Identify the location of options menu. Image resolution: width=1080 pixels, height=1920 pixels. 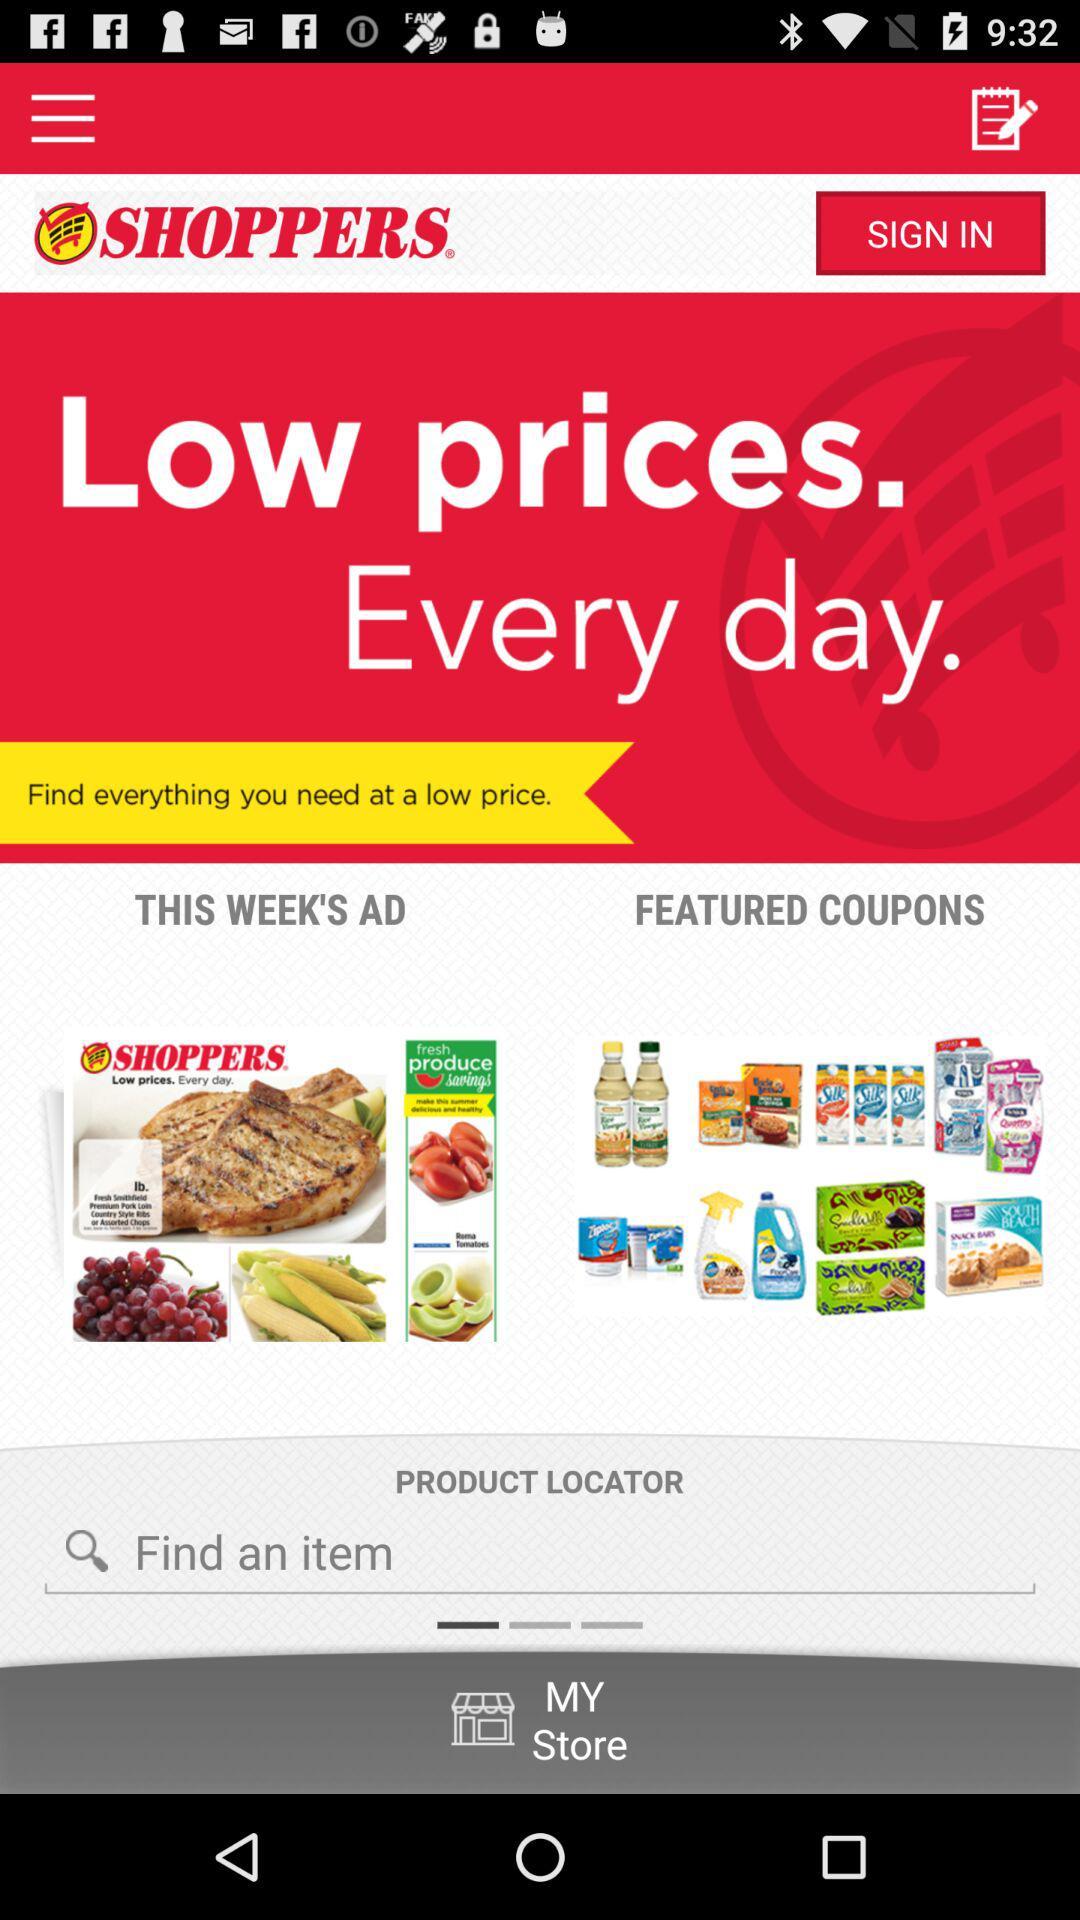
(61, 117).